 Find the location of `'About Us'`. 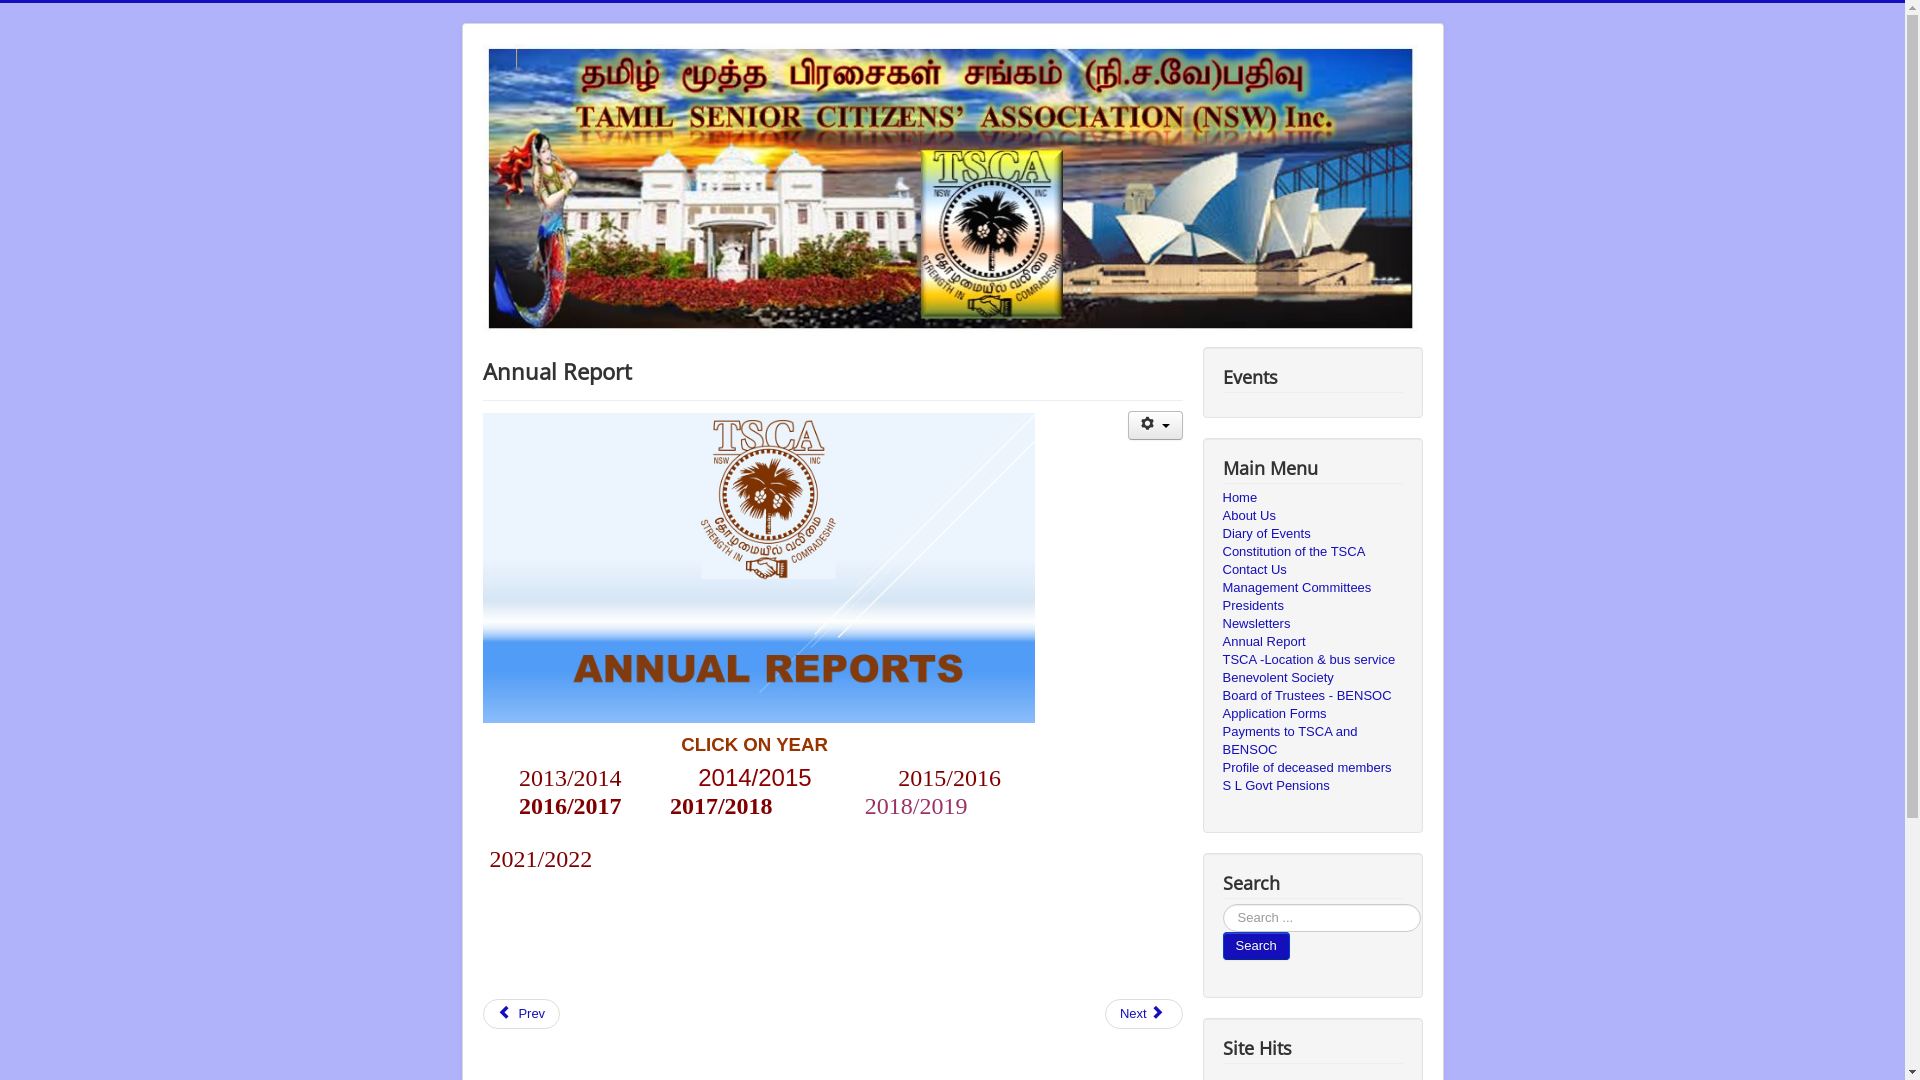

'About Us' is located at coordinates (1311, 515).